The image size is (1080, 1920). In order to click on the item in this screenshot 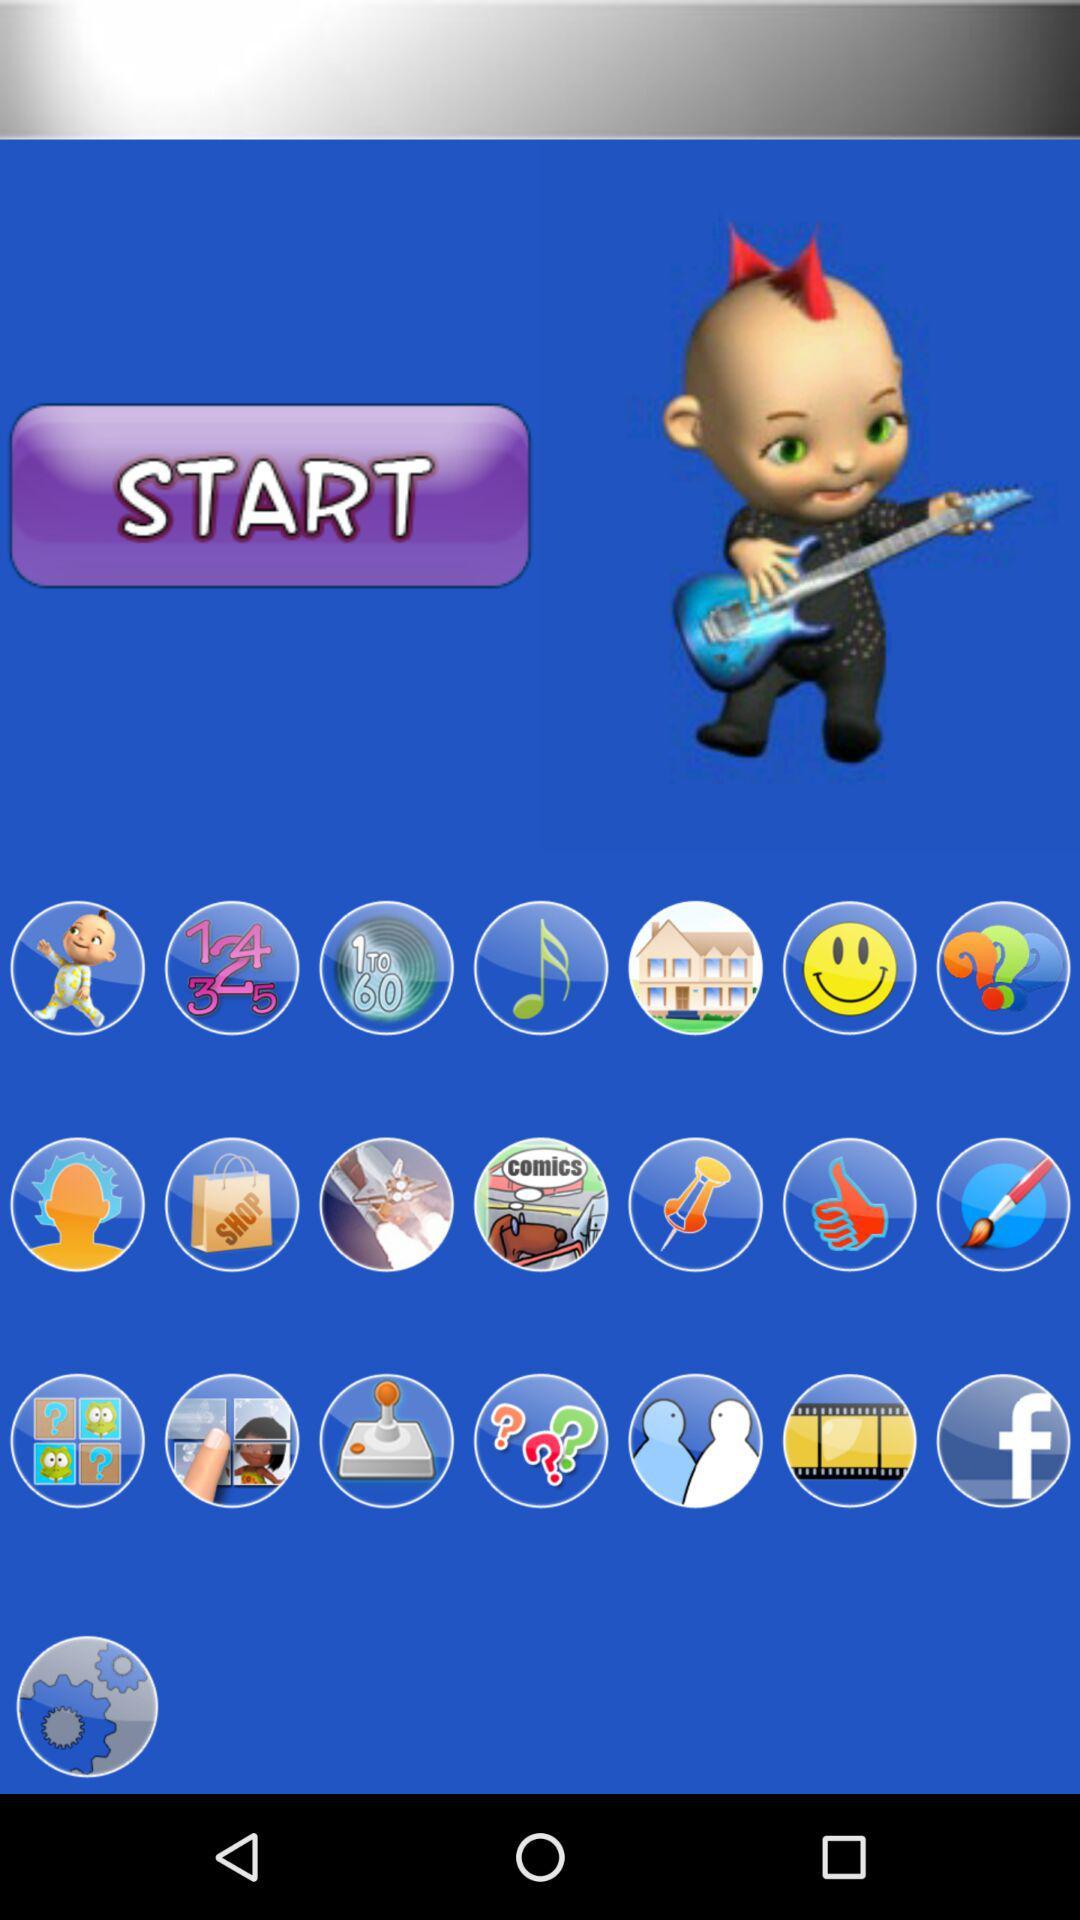, I will do `click(386, 968)`.